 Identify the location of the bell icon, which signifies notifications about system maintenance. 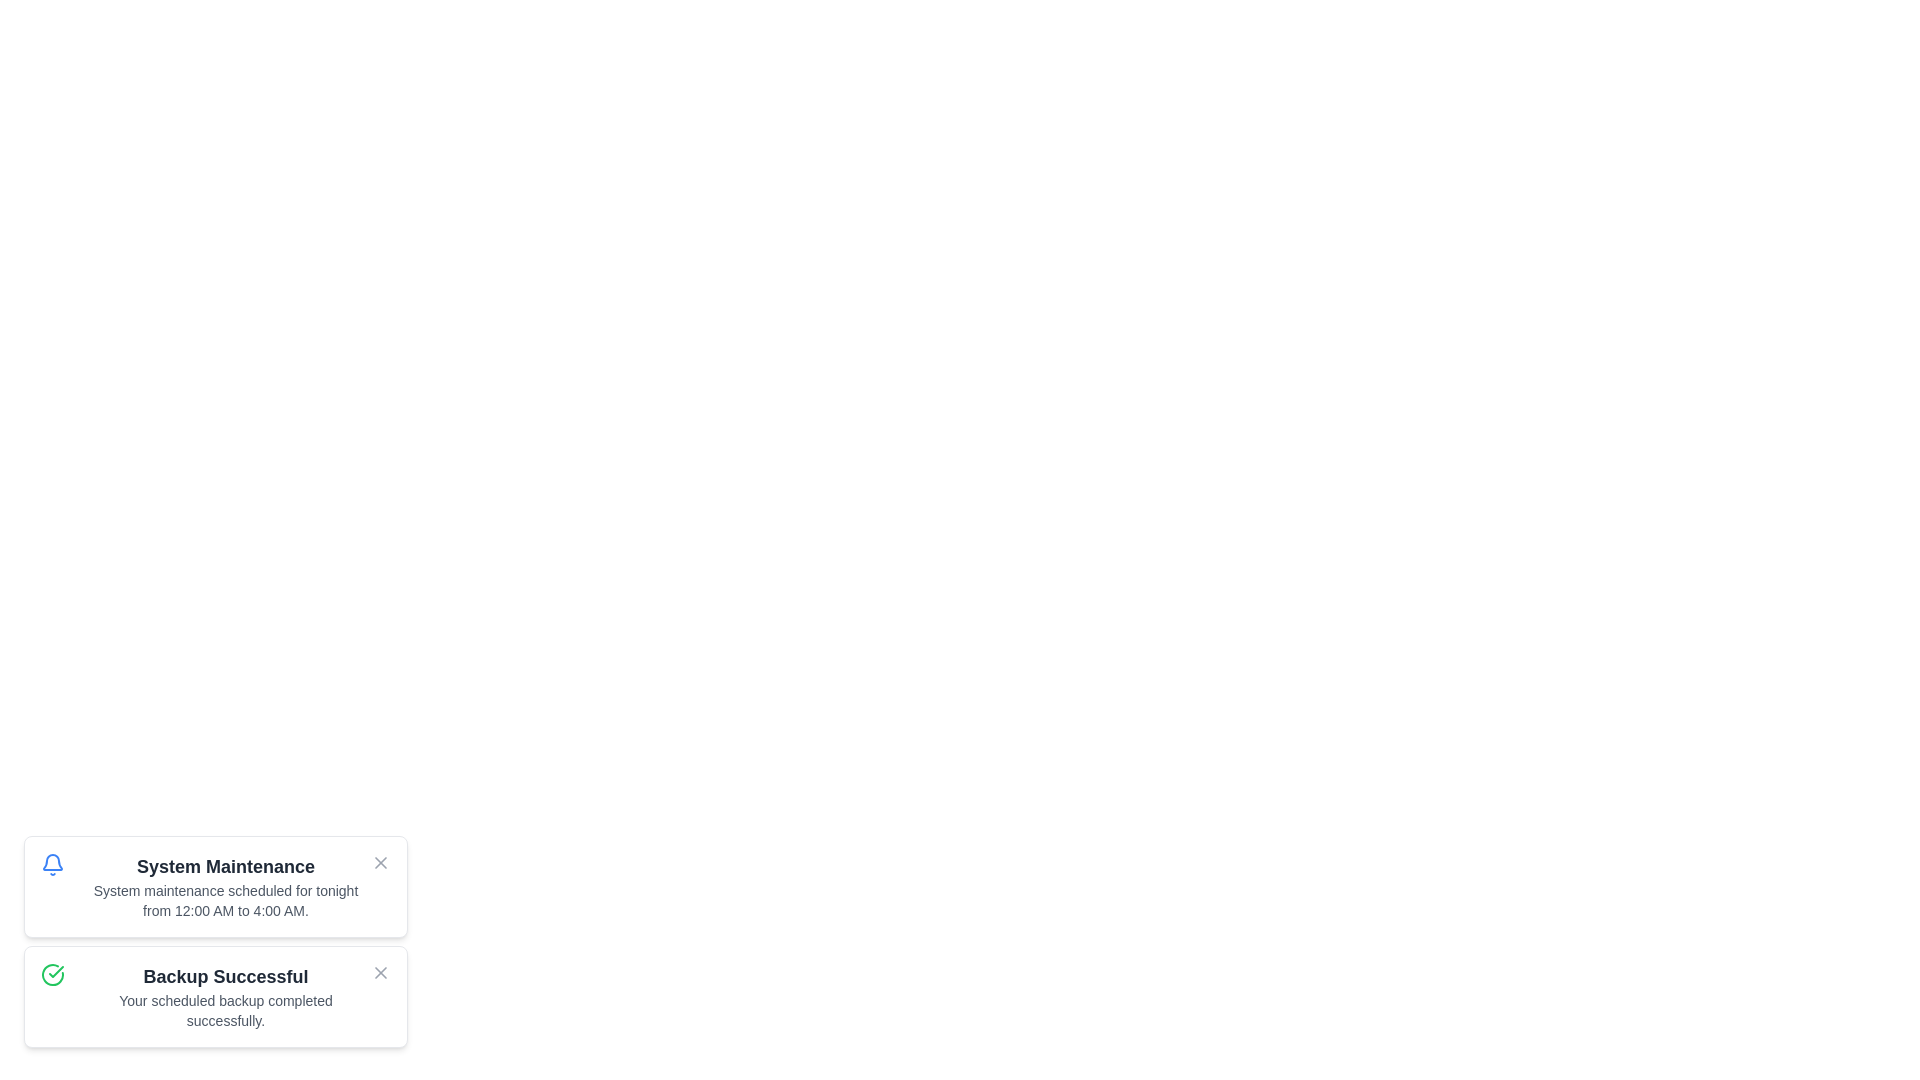
(52, 863).